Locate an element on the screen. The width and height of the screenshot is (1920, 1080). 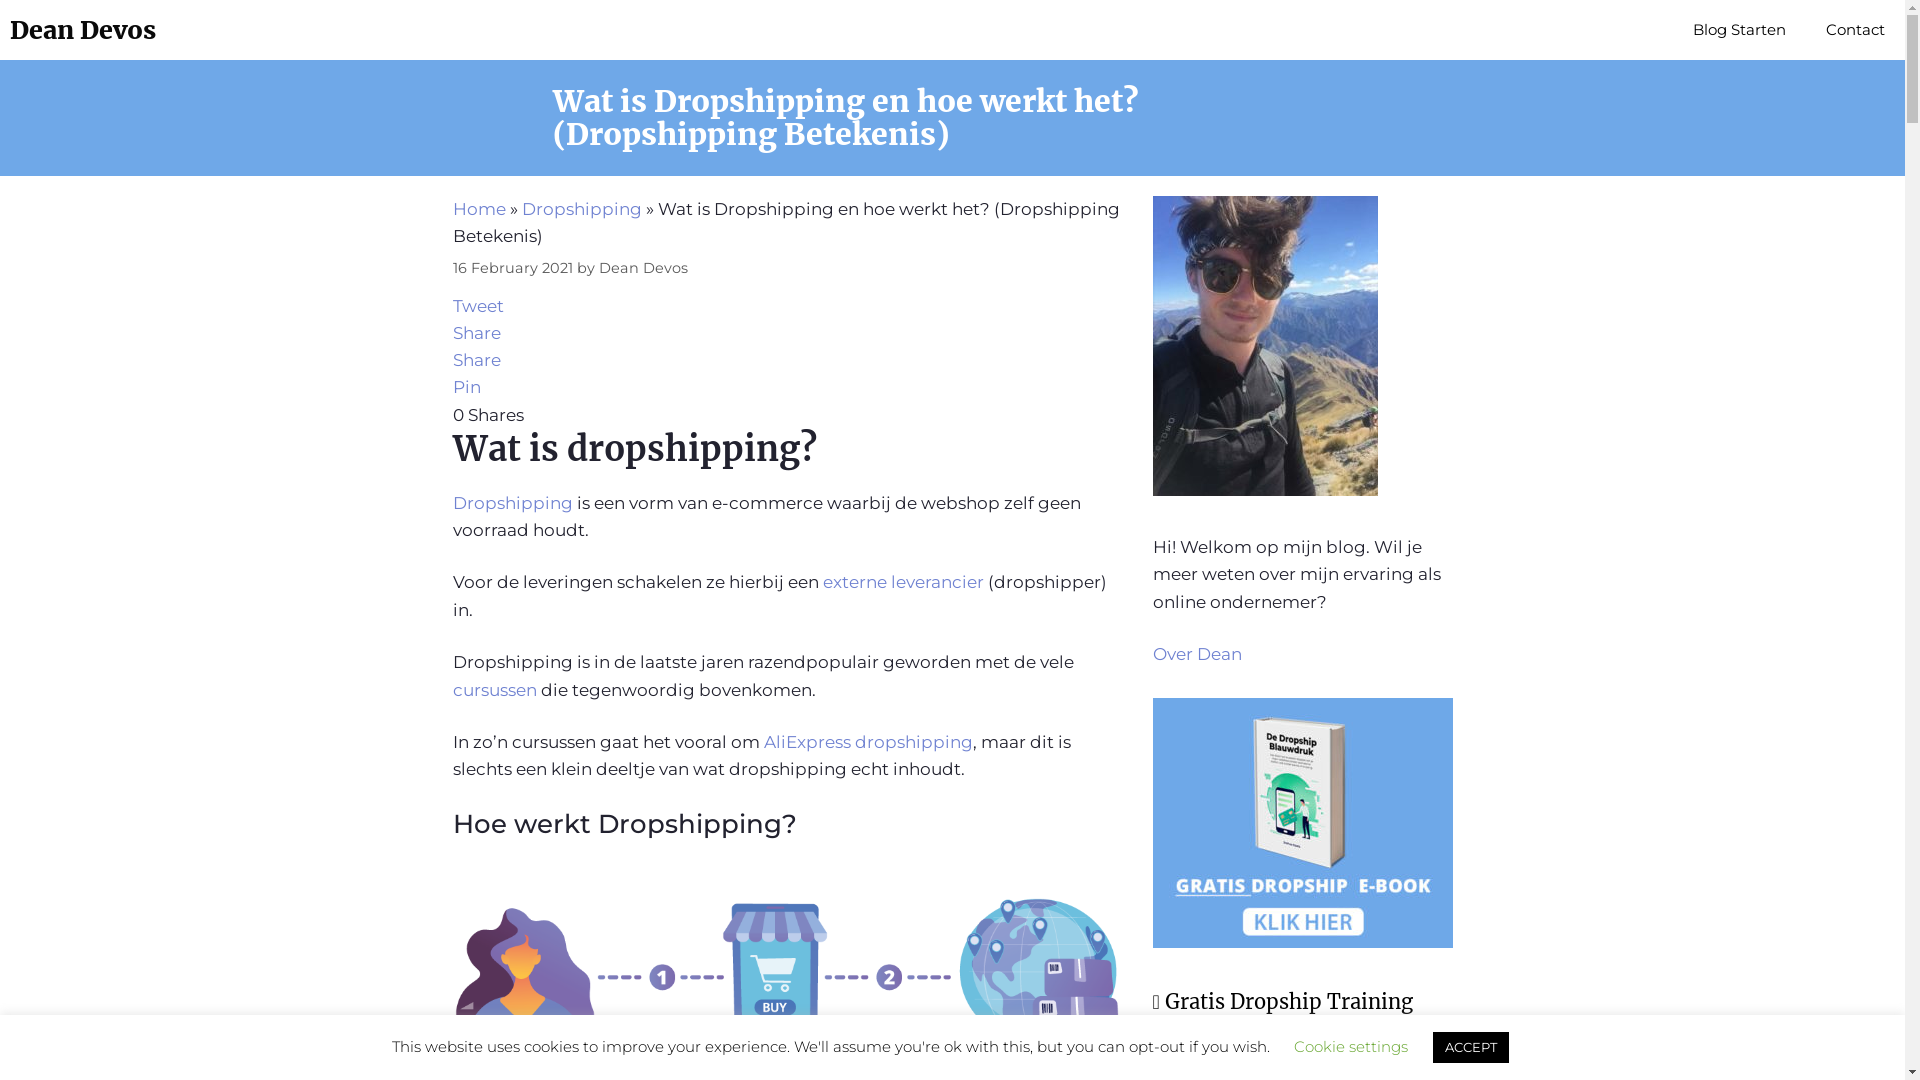
'Blog Starten' is located at coordinates (1738, 30).